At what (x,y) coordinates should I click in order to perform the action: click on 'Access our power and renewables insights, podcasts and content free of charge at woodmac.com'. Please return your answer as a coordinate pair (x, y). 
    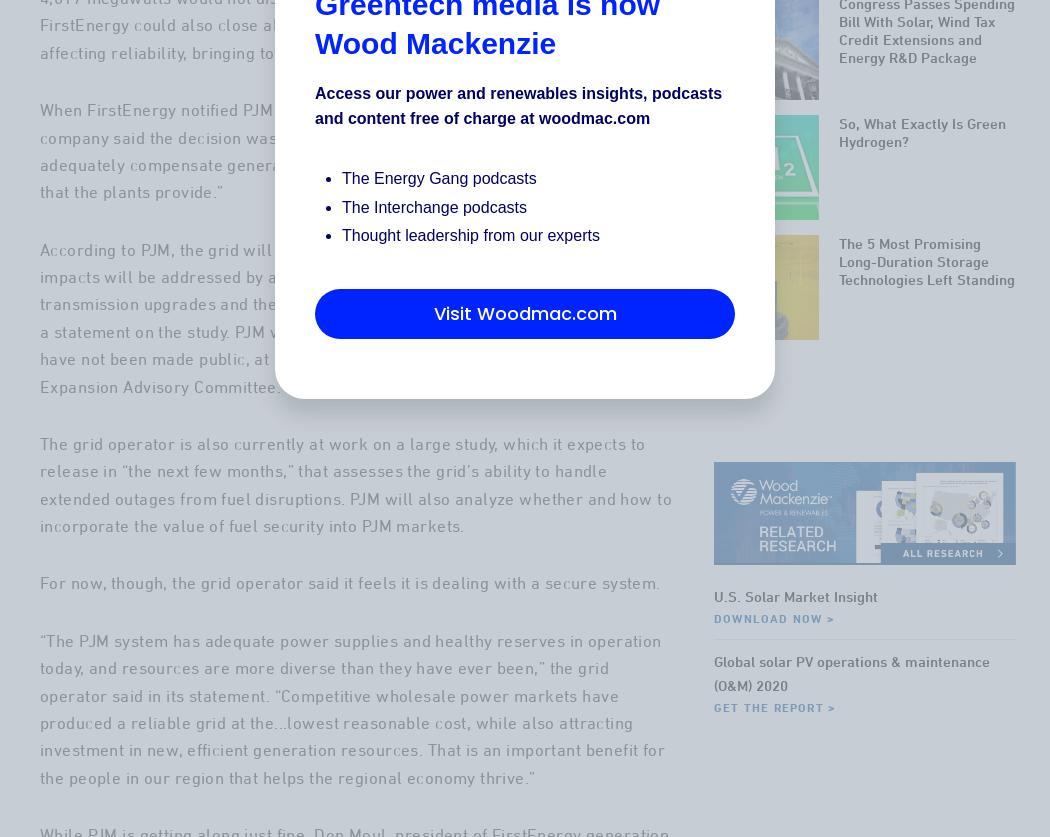
    Looking at the image, I should click on (517, 105).